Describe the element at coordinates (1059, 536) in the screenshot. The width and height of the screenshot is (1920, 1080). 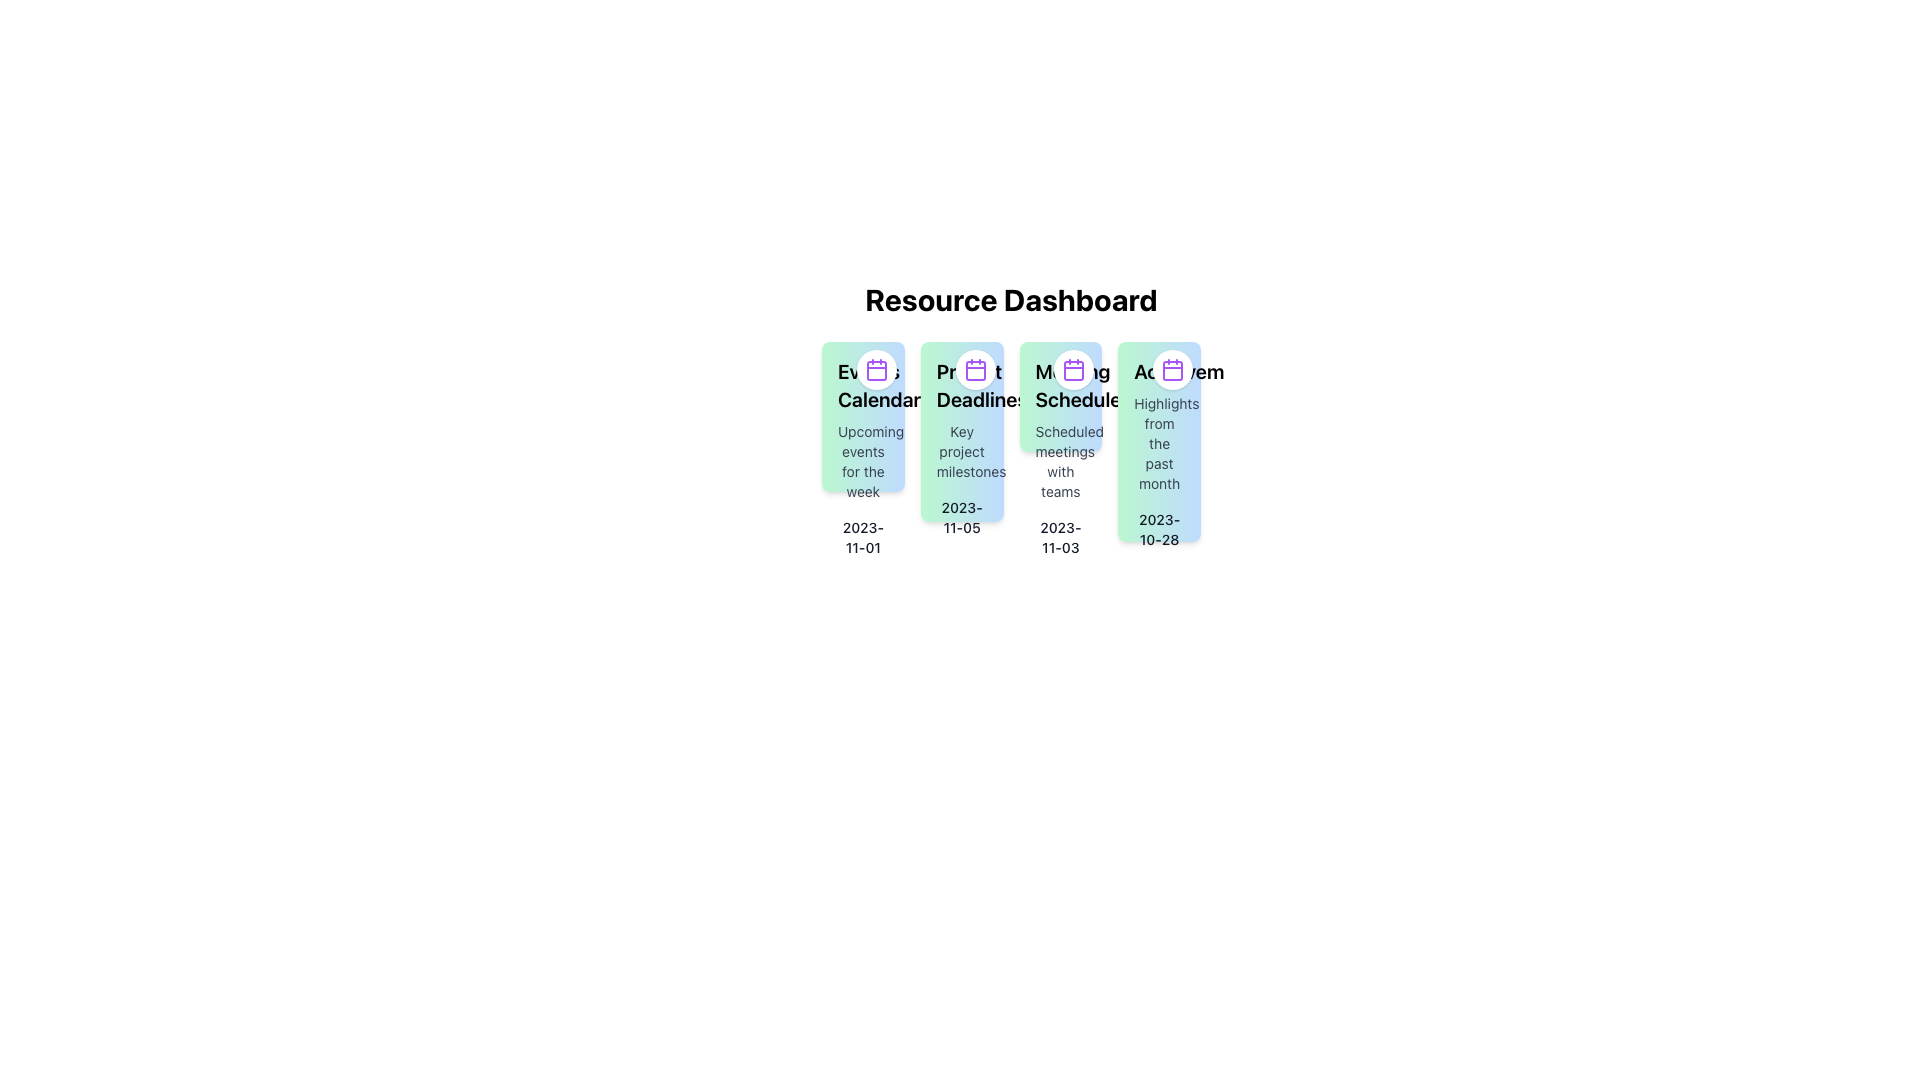
I see `the bottommost text label indicating the specific date related to the 'Meeting Schedules' card within the third card under the 'Resource Dashboard'` at that location.